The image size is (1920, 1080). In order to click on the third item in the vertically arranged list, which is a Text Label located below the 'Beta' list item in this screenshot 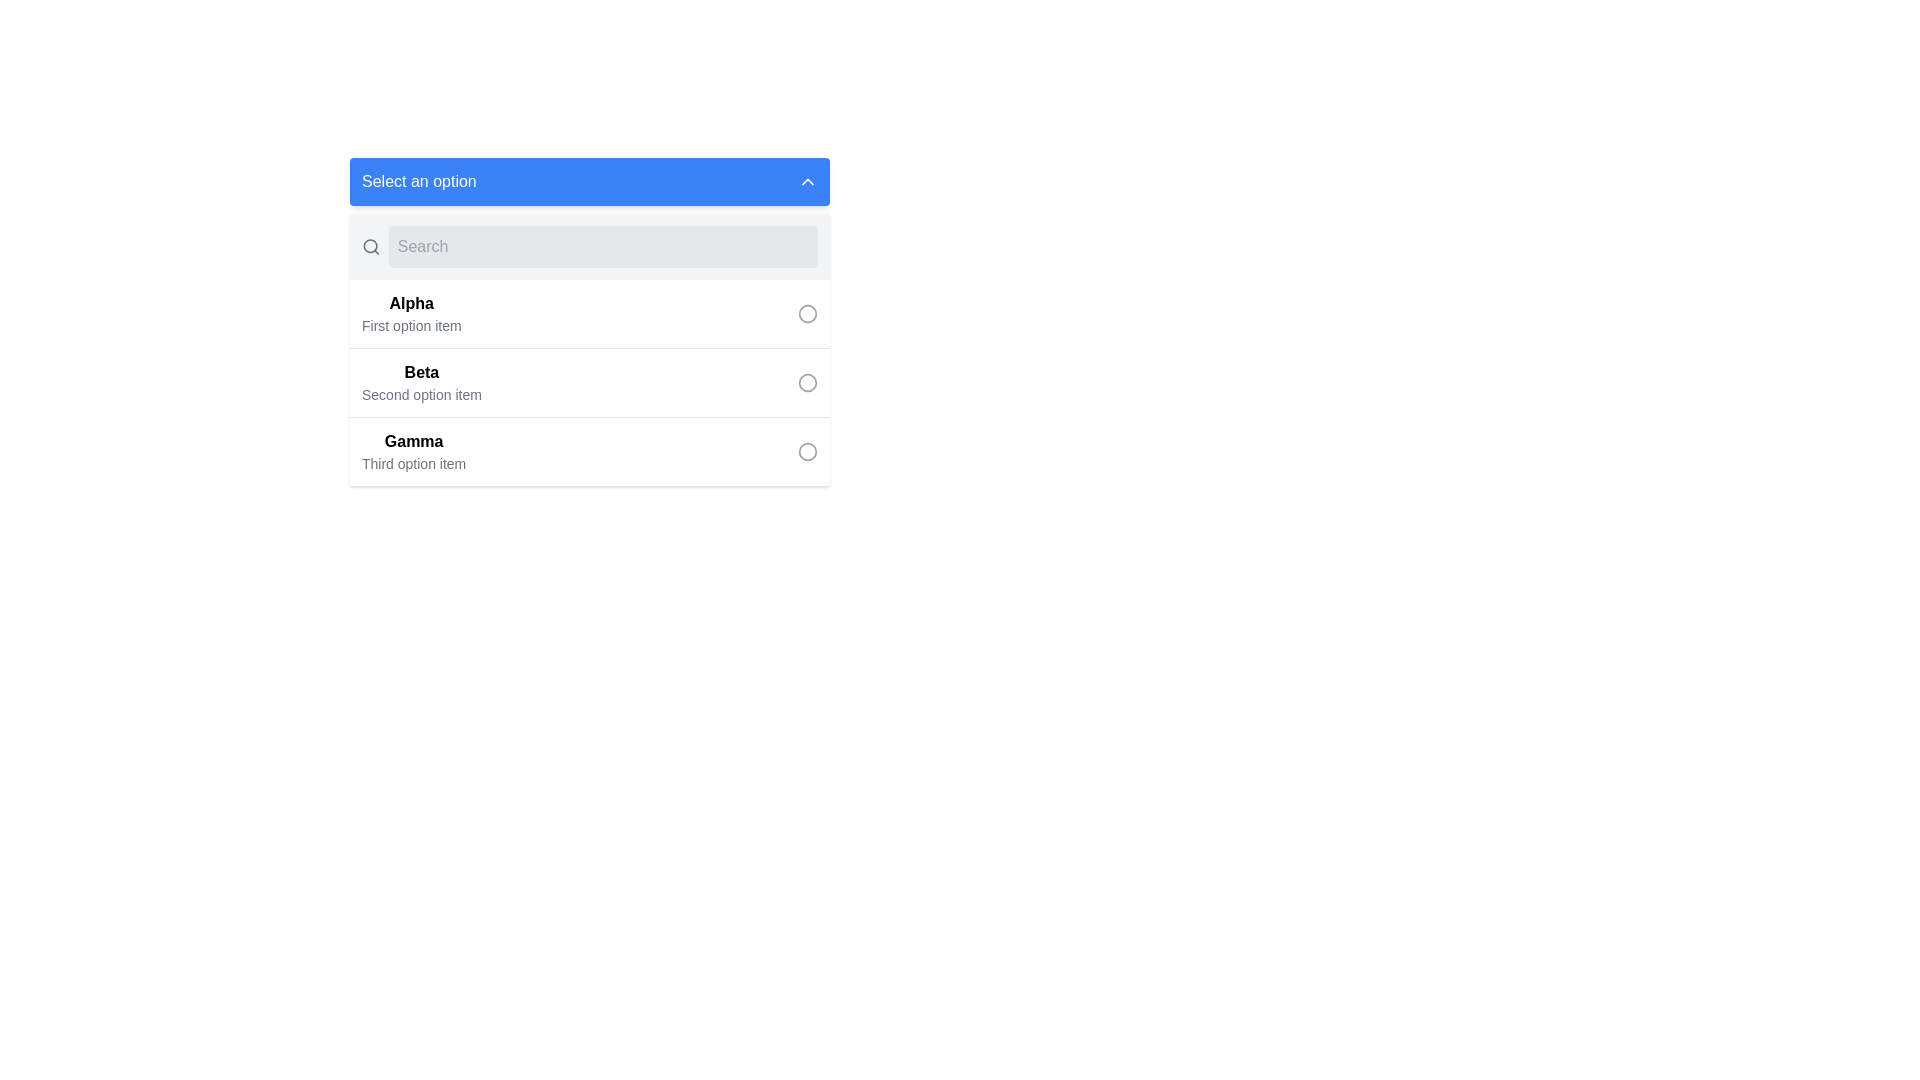, I will do `click(413, 451)`.